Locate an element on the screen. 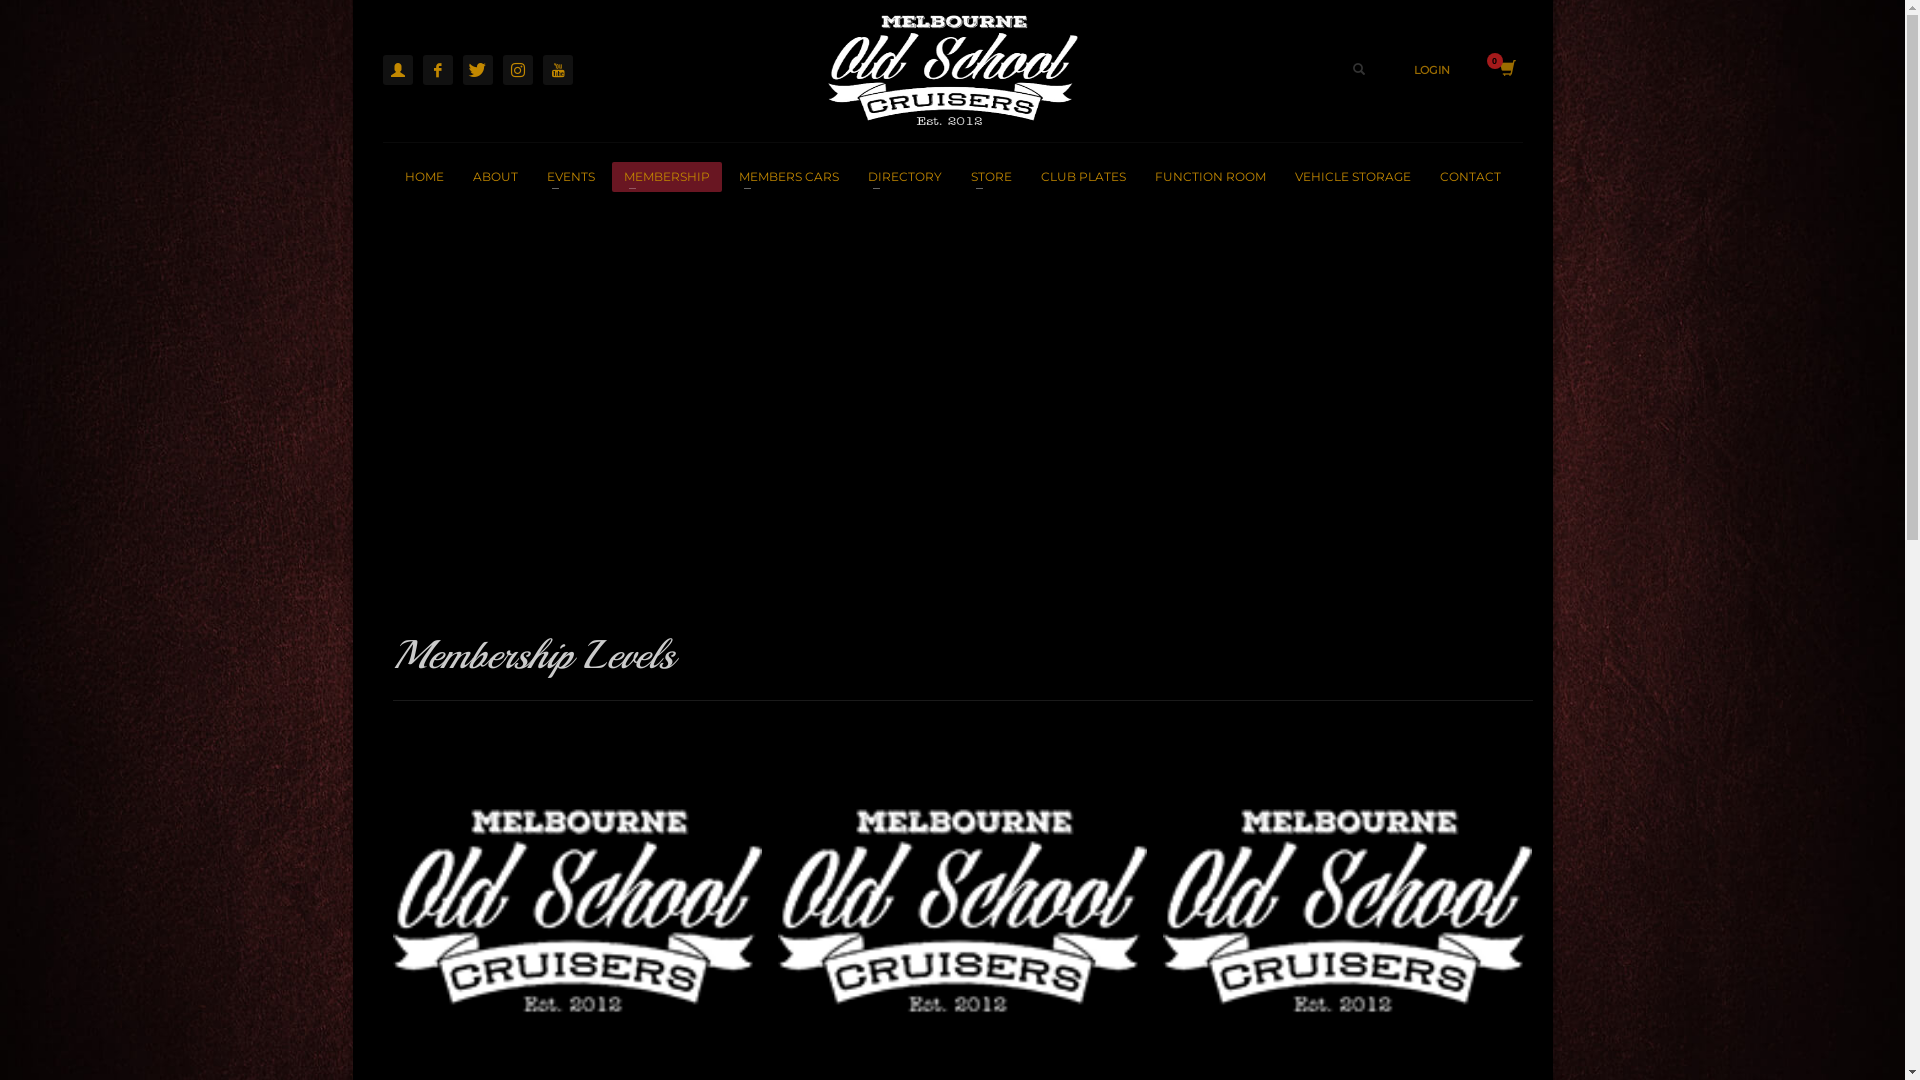 This screenshot has height=1080, width=1920. 'Instagram' is located at coordinates (517, 68).